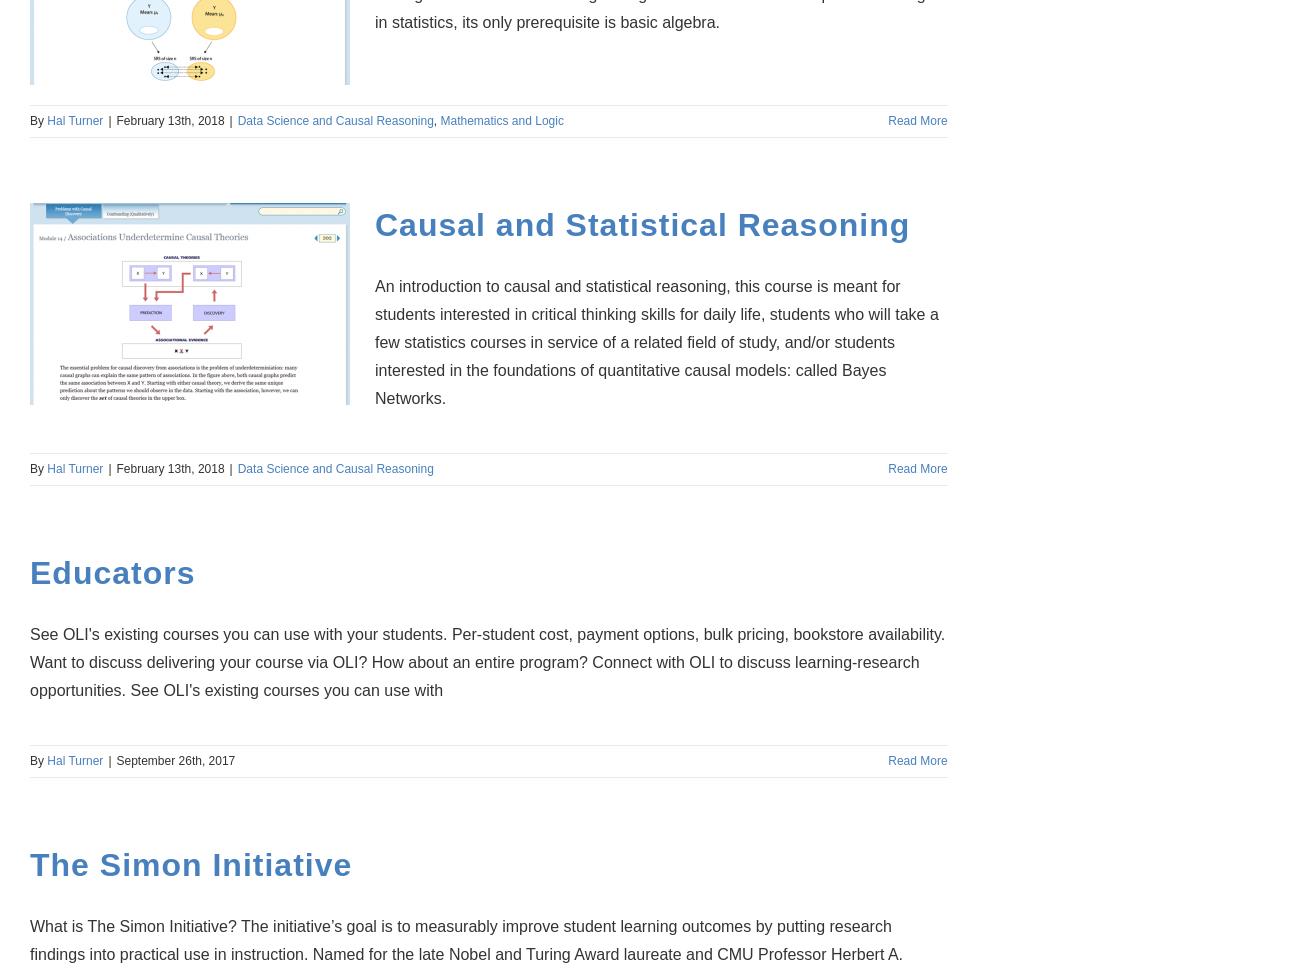 The height and width of the screenshot is (972, 1300). Describe the element at coordinates (501, 120) in the screenshot. I see `'Mathematics and Logic'` at that location.